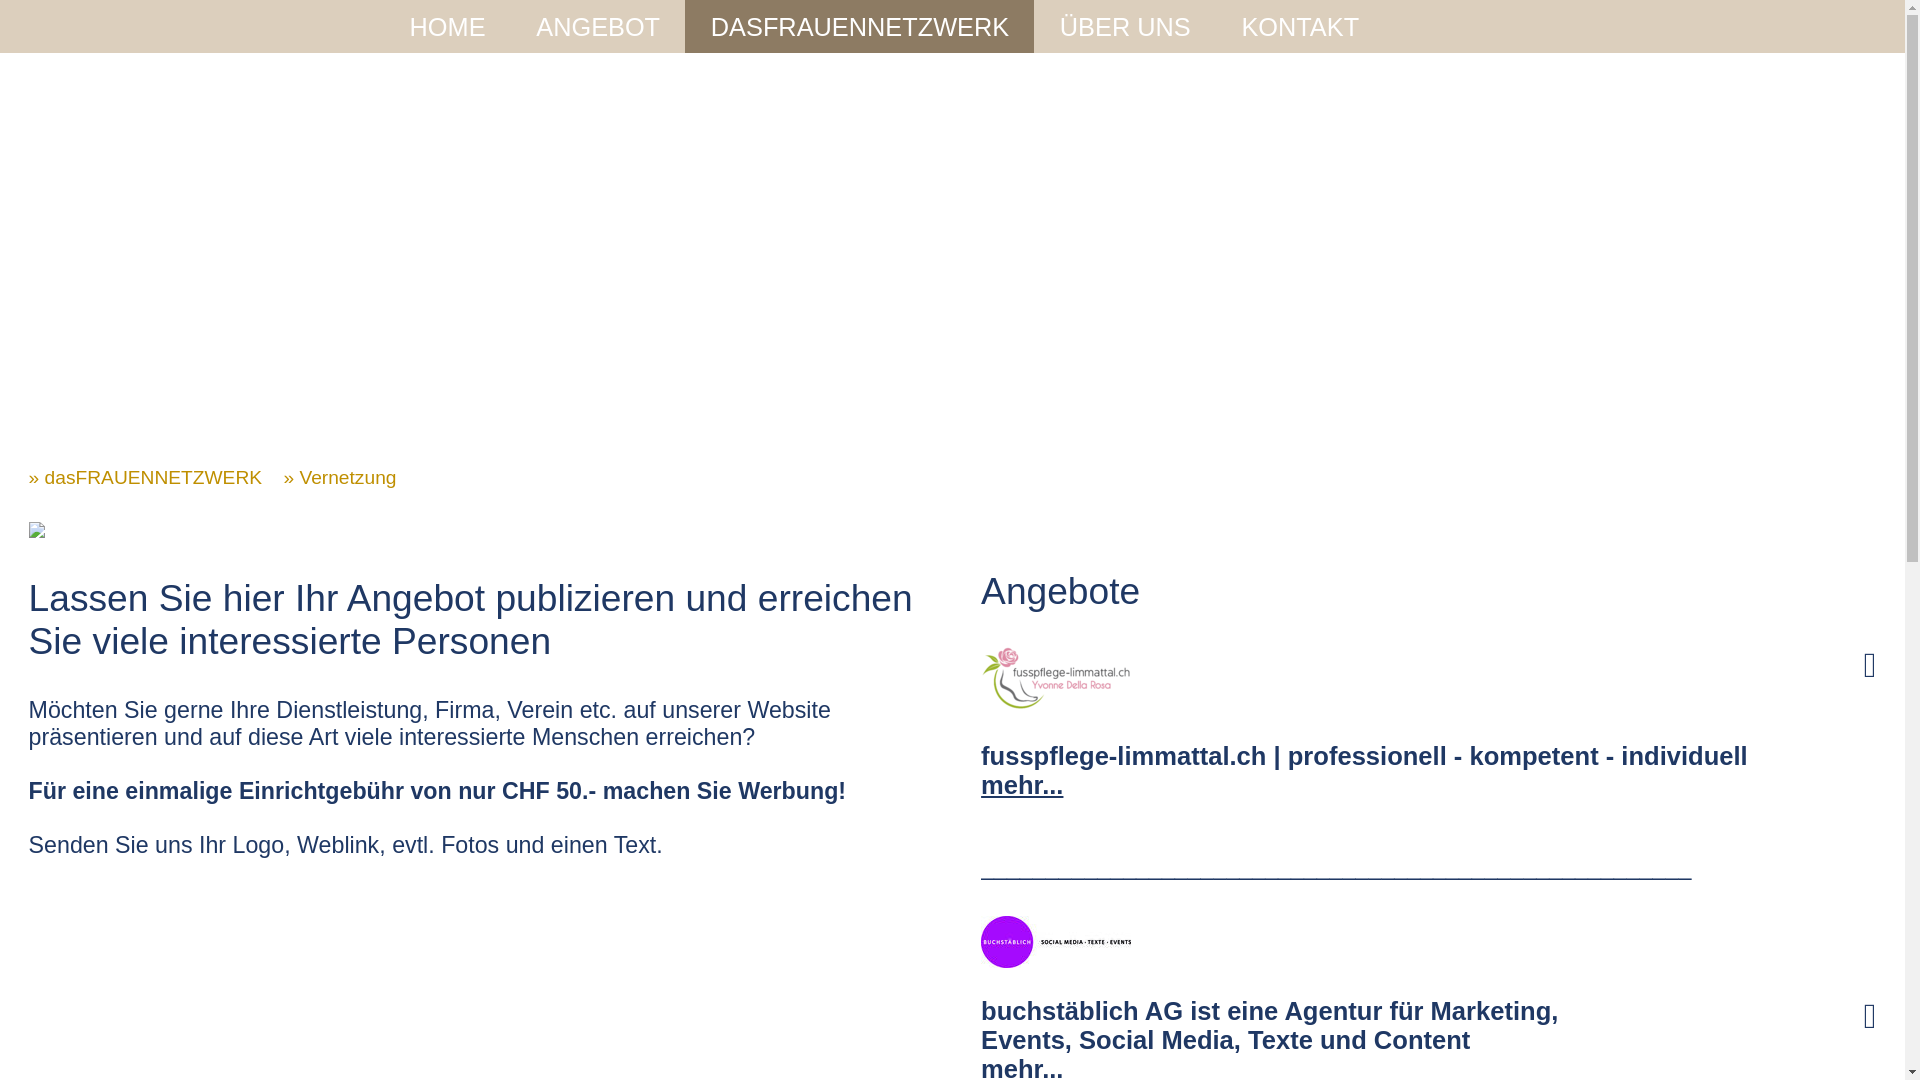 The height and width of the screenshot is (1080, 1920). What do you see at coordinates (536, 27) in the screenshot?
I see `'ANGEBOT'` at bounding box center [536, 27].